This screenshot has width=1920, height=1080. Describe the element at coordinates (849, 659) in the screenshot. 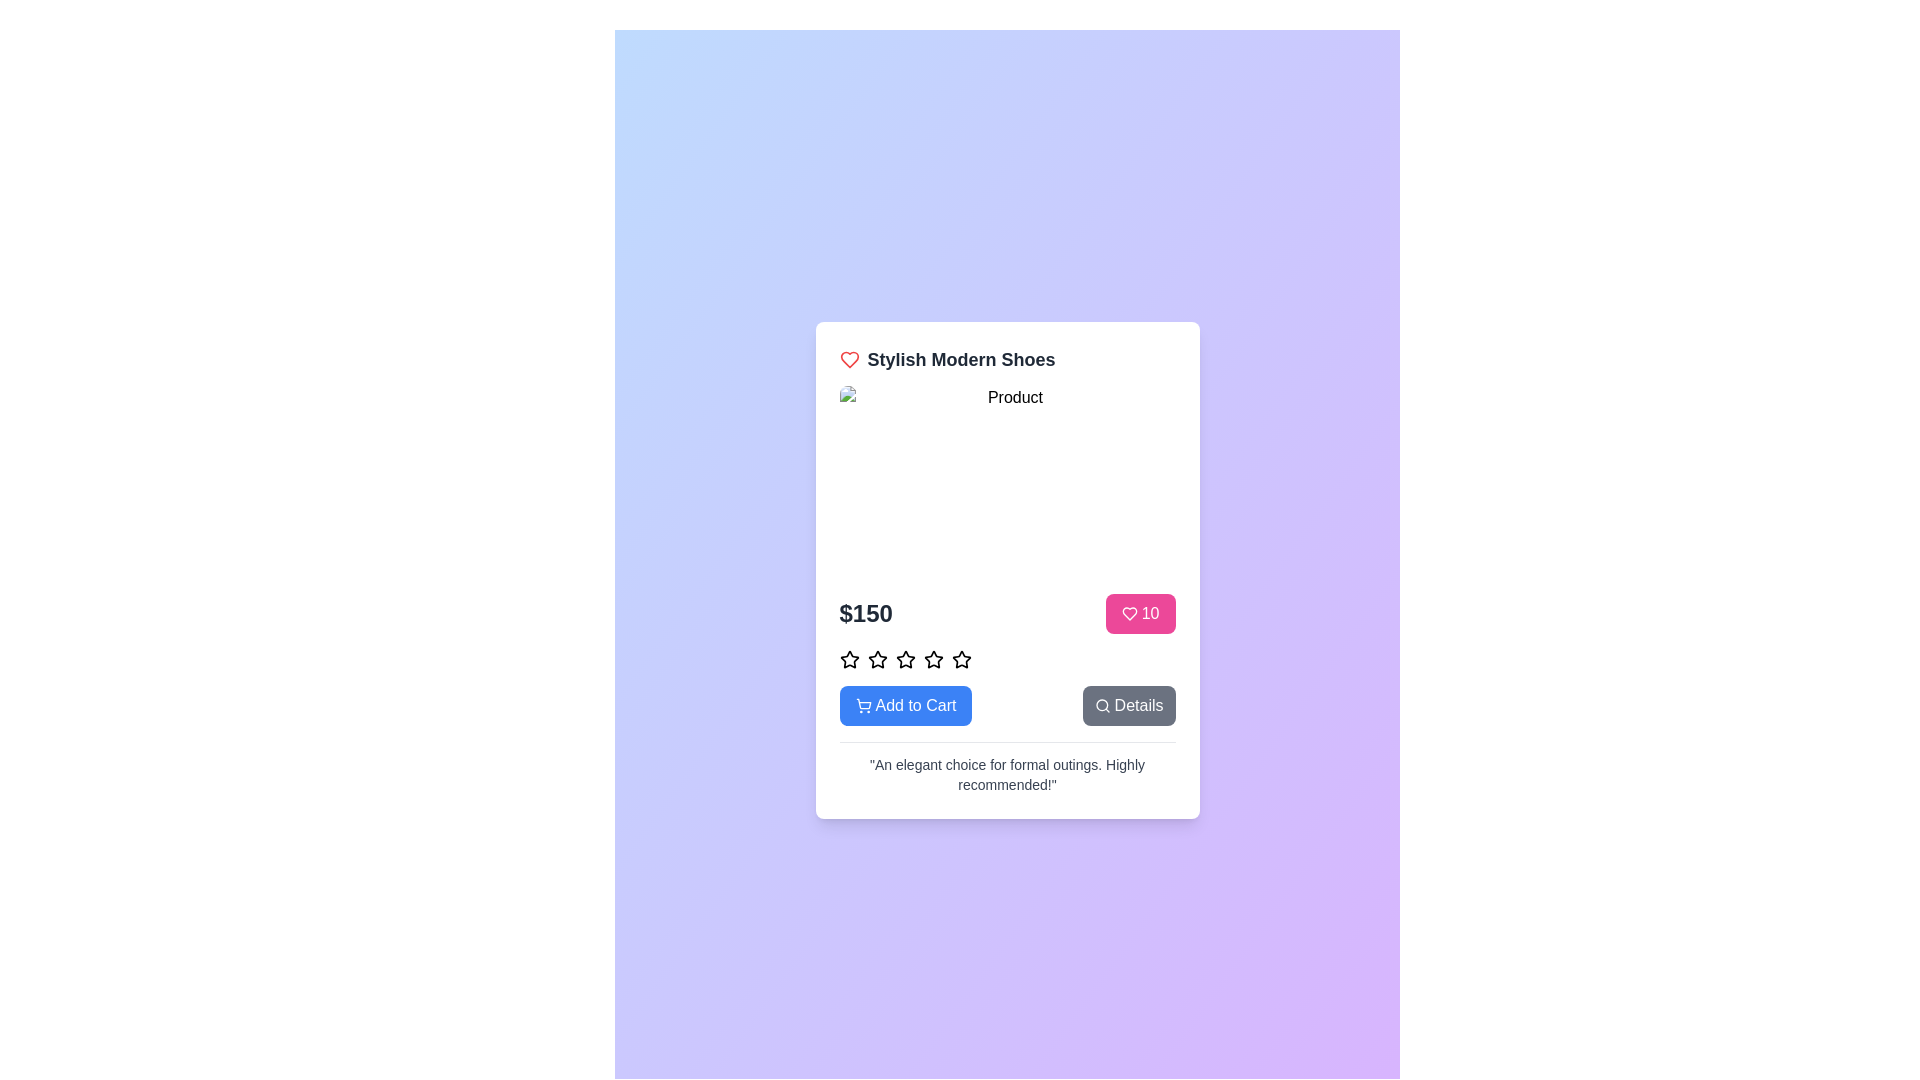

I see `the first star icon` at that location.